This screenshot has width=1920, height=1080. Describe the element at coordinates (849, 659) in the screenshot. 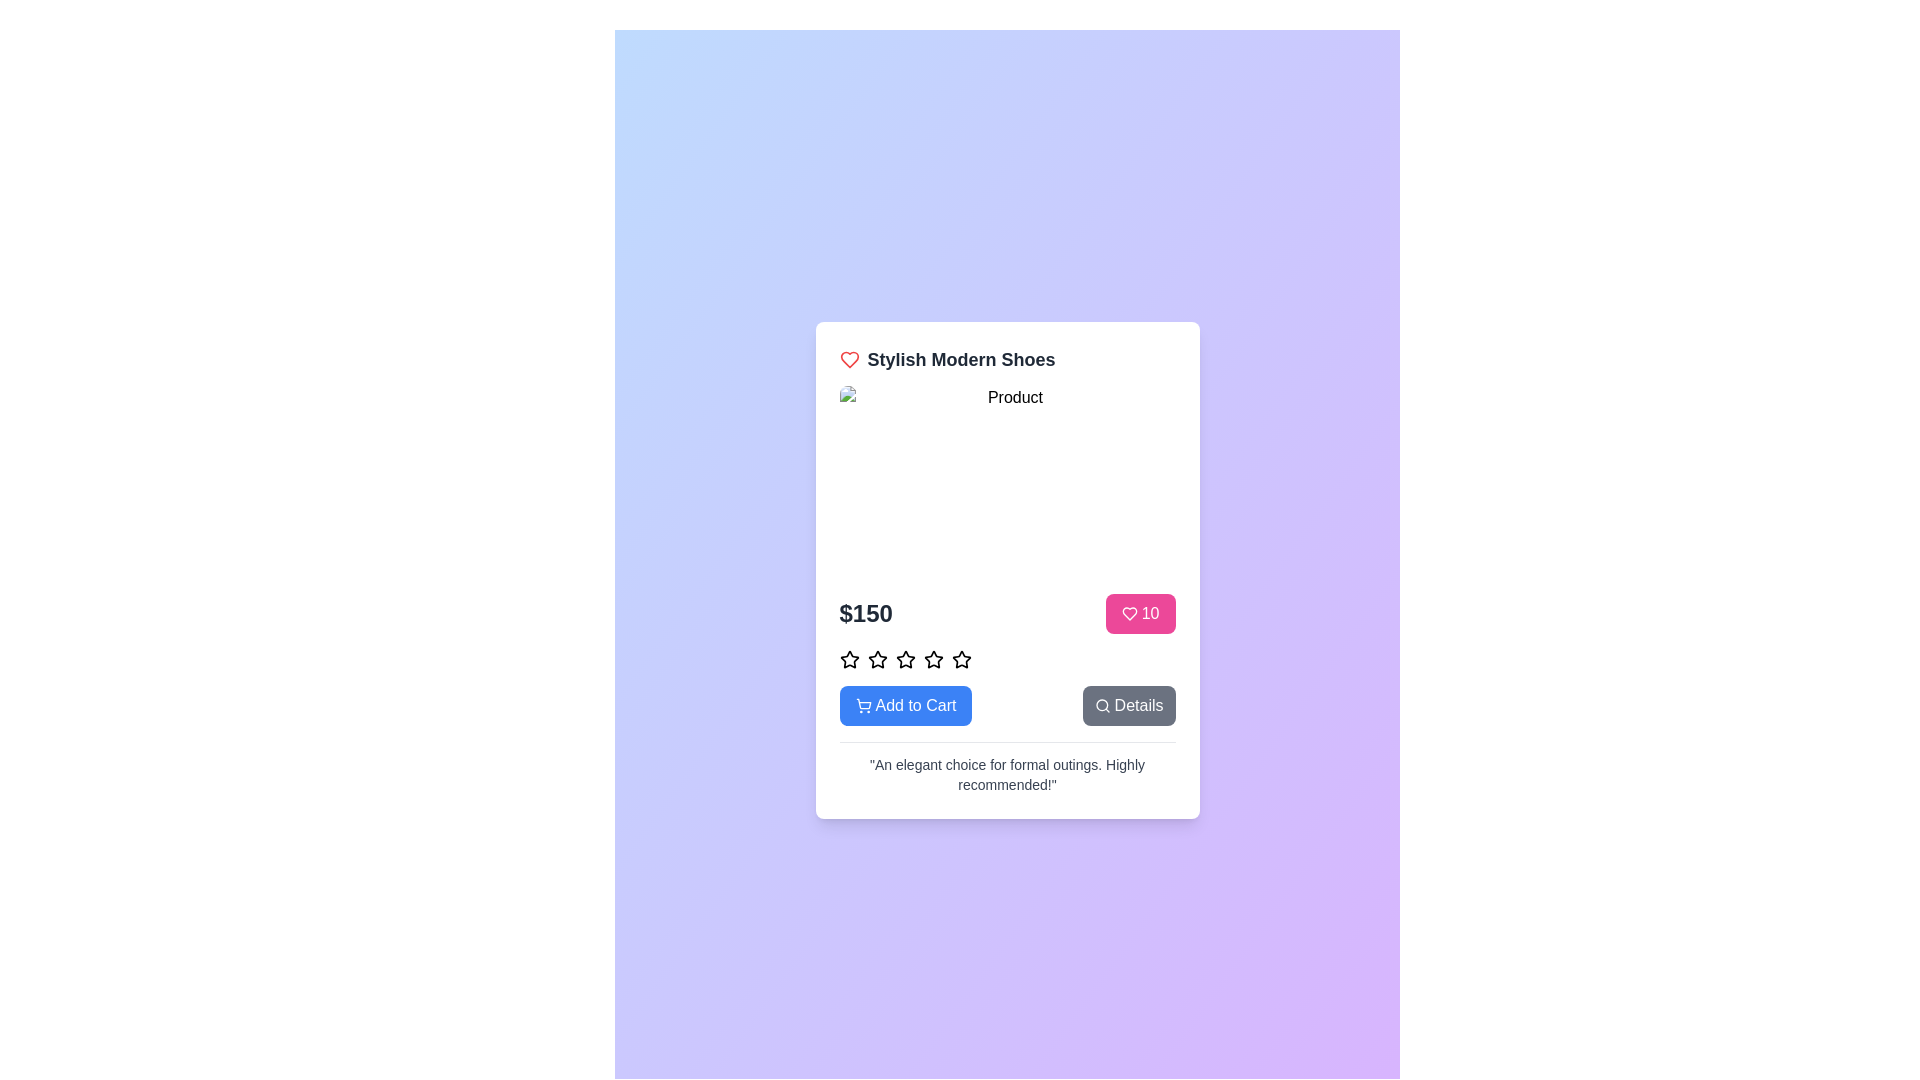

I see `the first star icon` at that location.